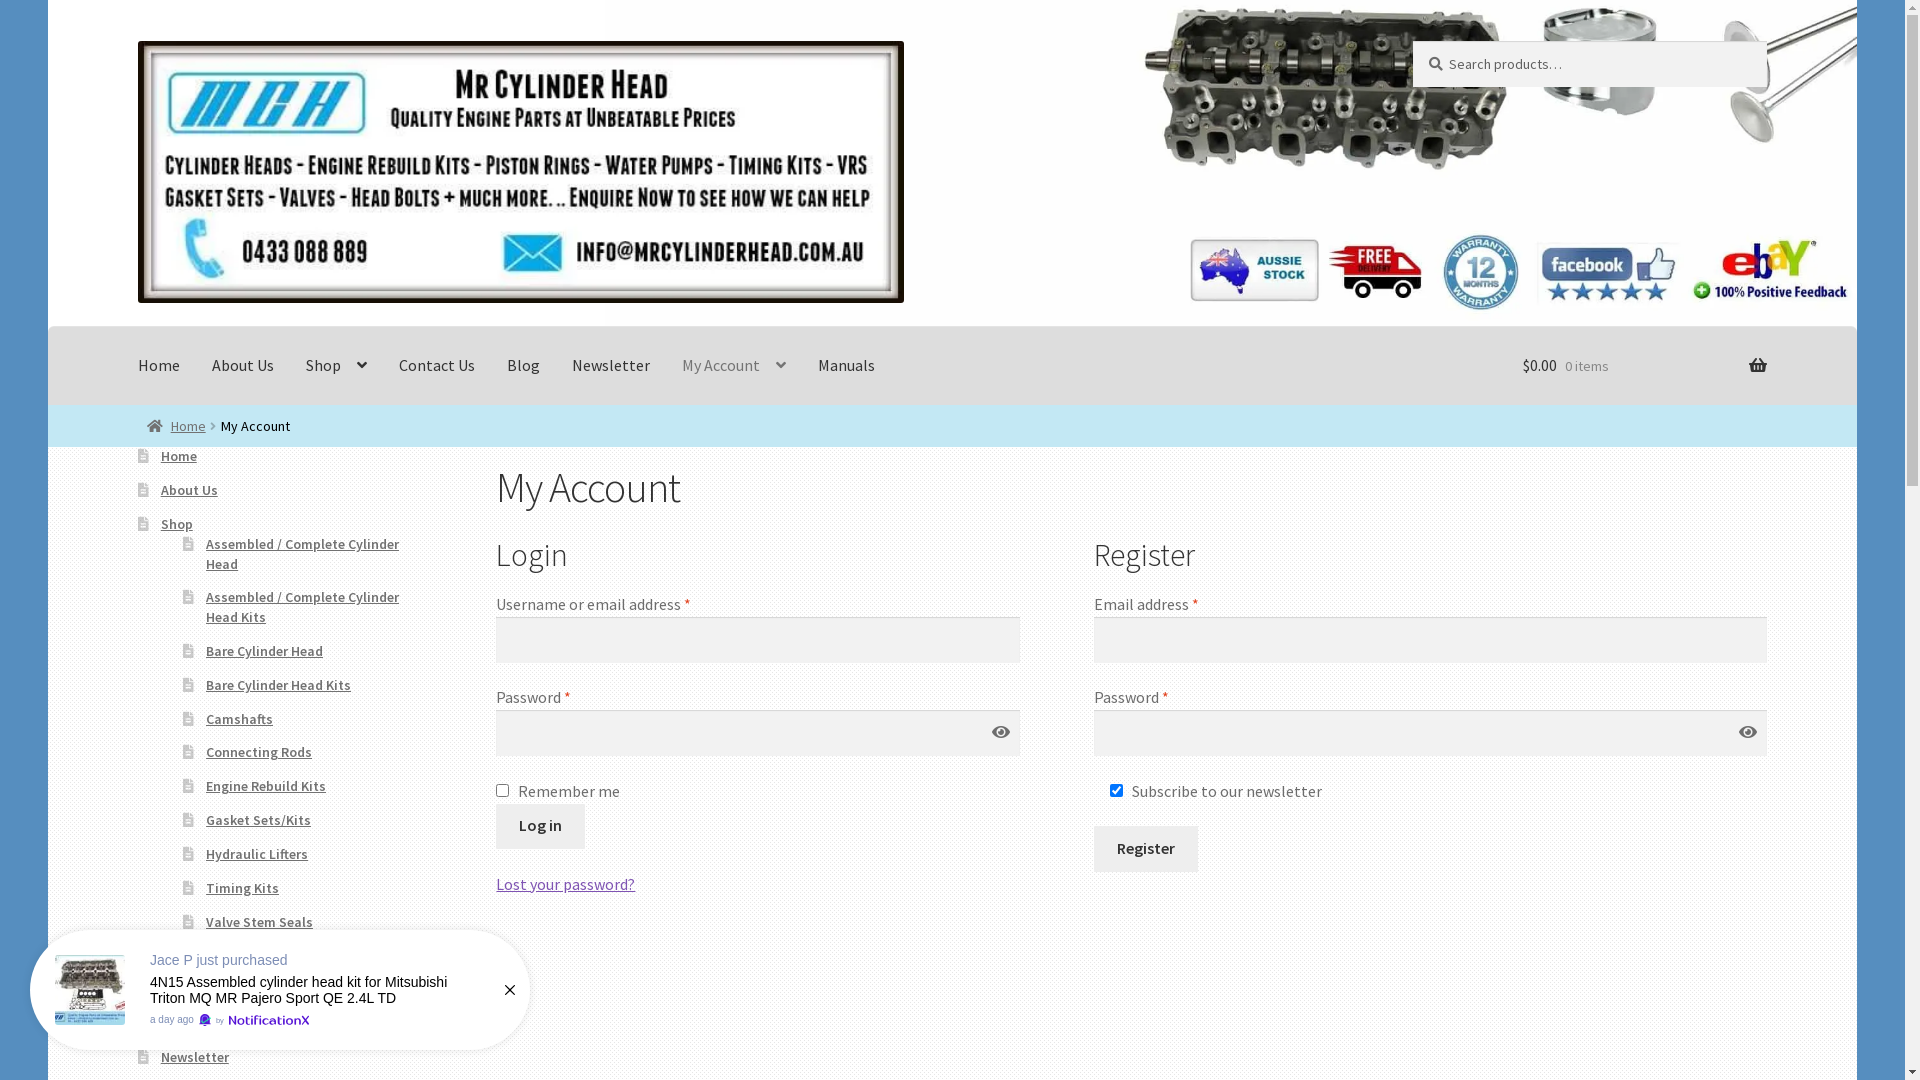 The image size is (1920, 1080). Describe the element at coordinates (733, 365) in the screenshot. I see `'My Account'` at that location.